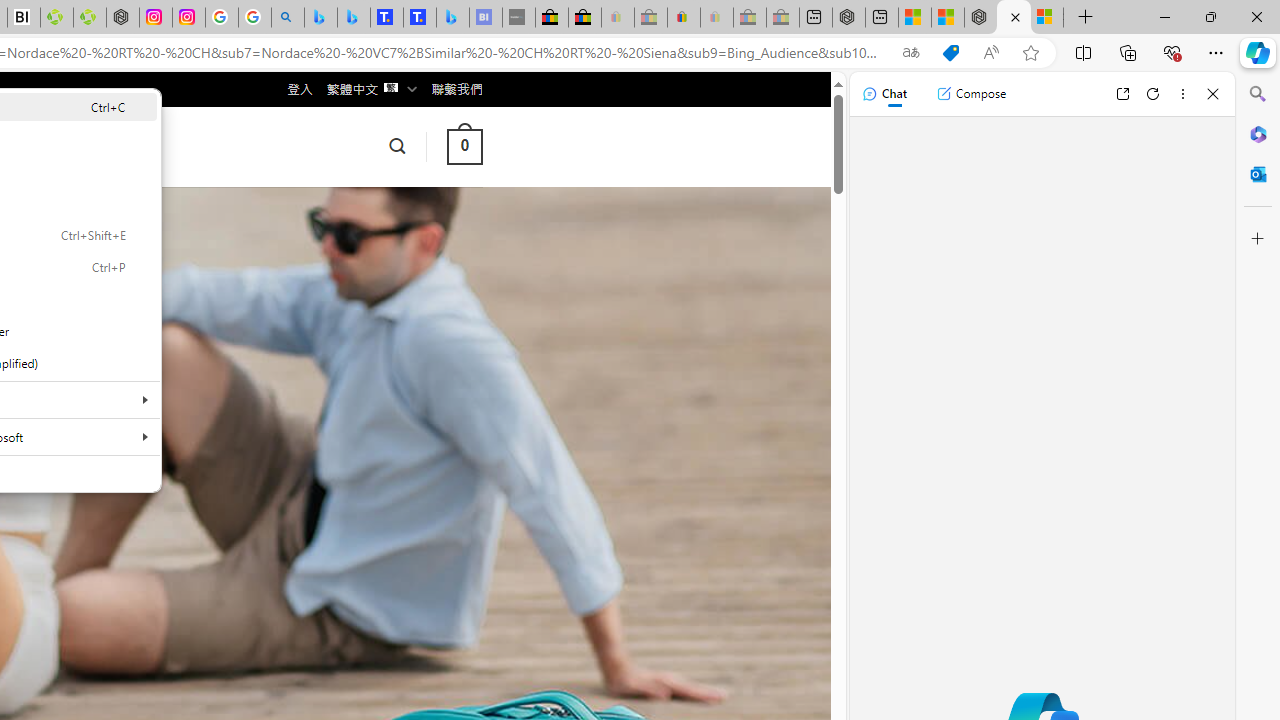  What do you see at coordinates (717, 17) in the screenshot?
I see `'Payments Terms of Use | eBay.com - Sleeping'` at bounding box center [717, 17].